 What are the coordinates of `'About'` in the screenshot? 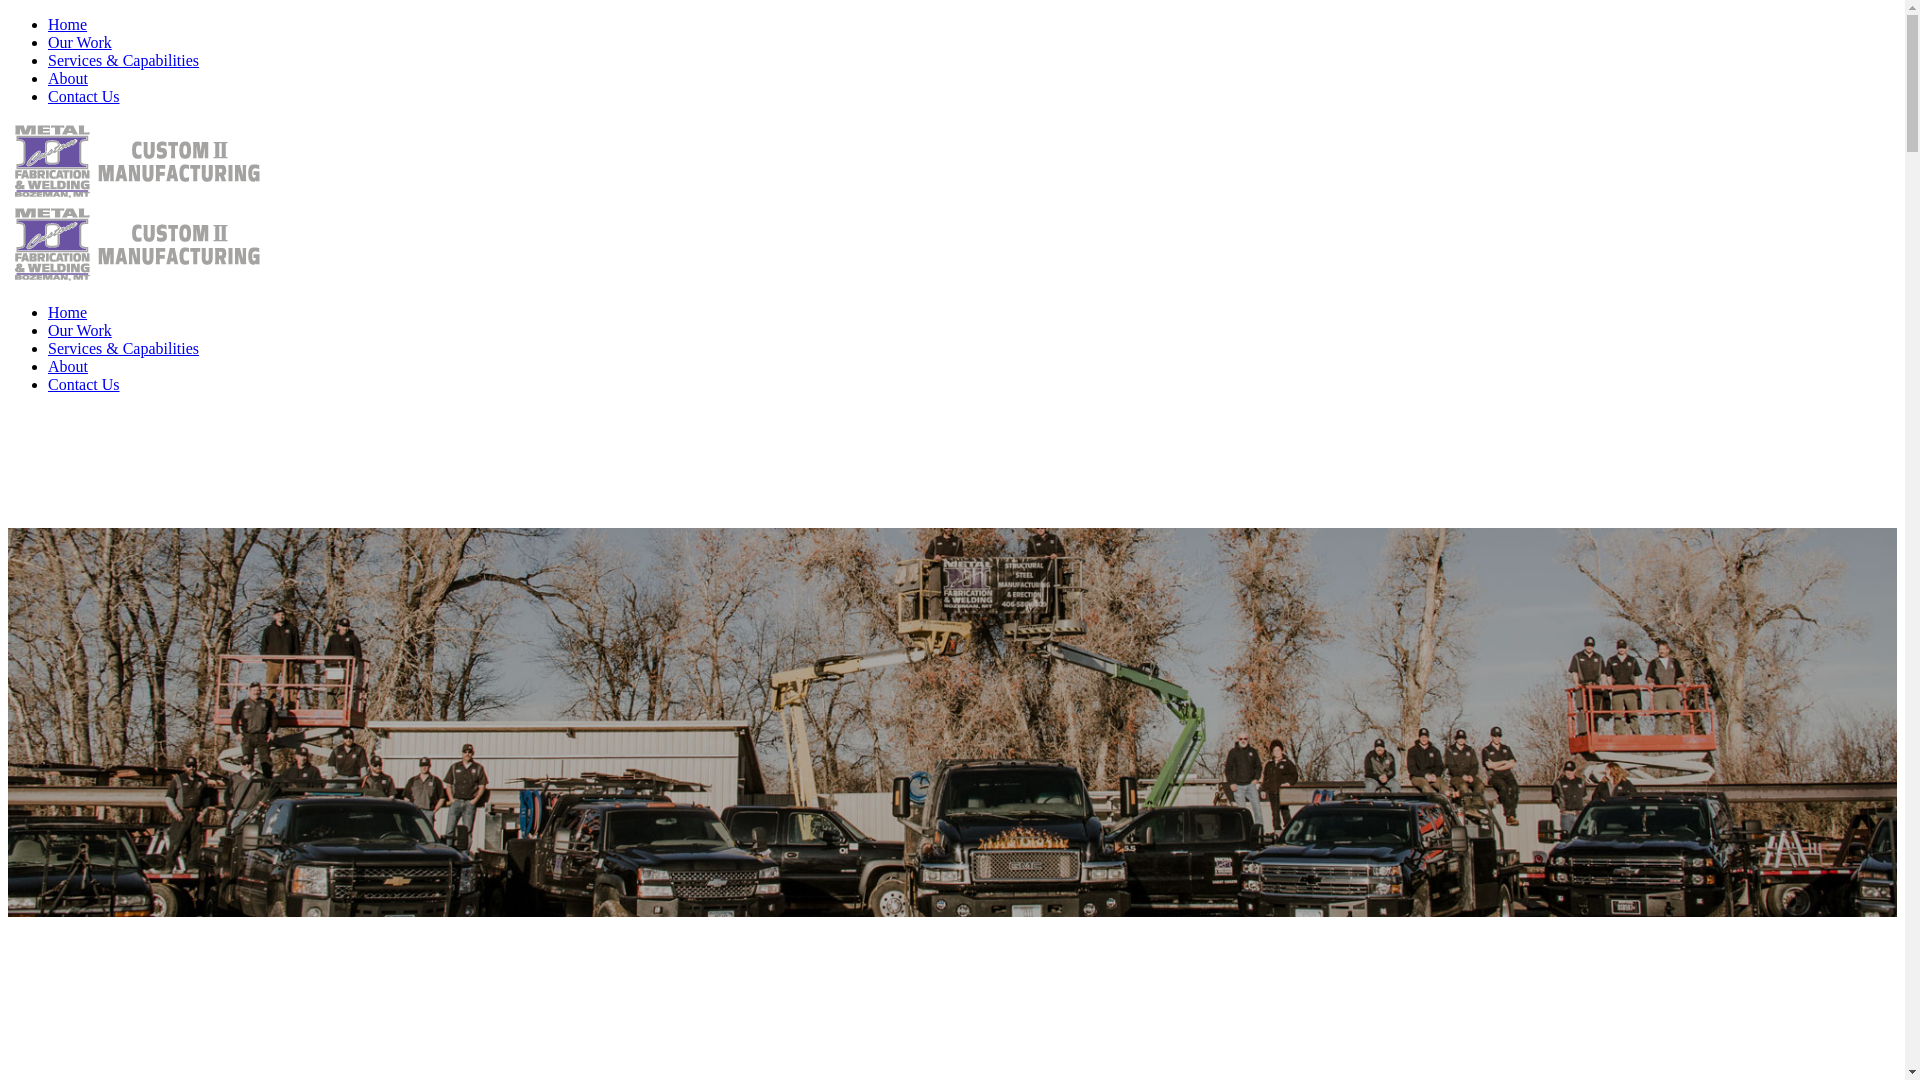 It's located at (67, 366).